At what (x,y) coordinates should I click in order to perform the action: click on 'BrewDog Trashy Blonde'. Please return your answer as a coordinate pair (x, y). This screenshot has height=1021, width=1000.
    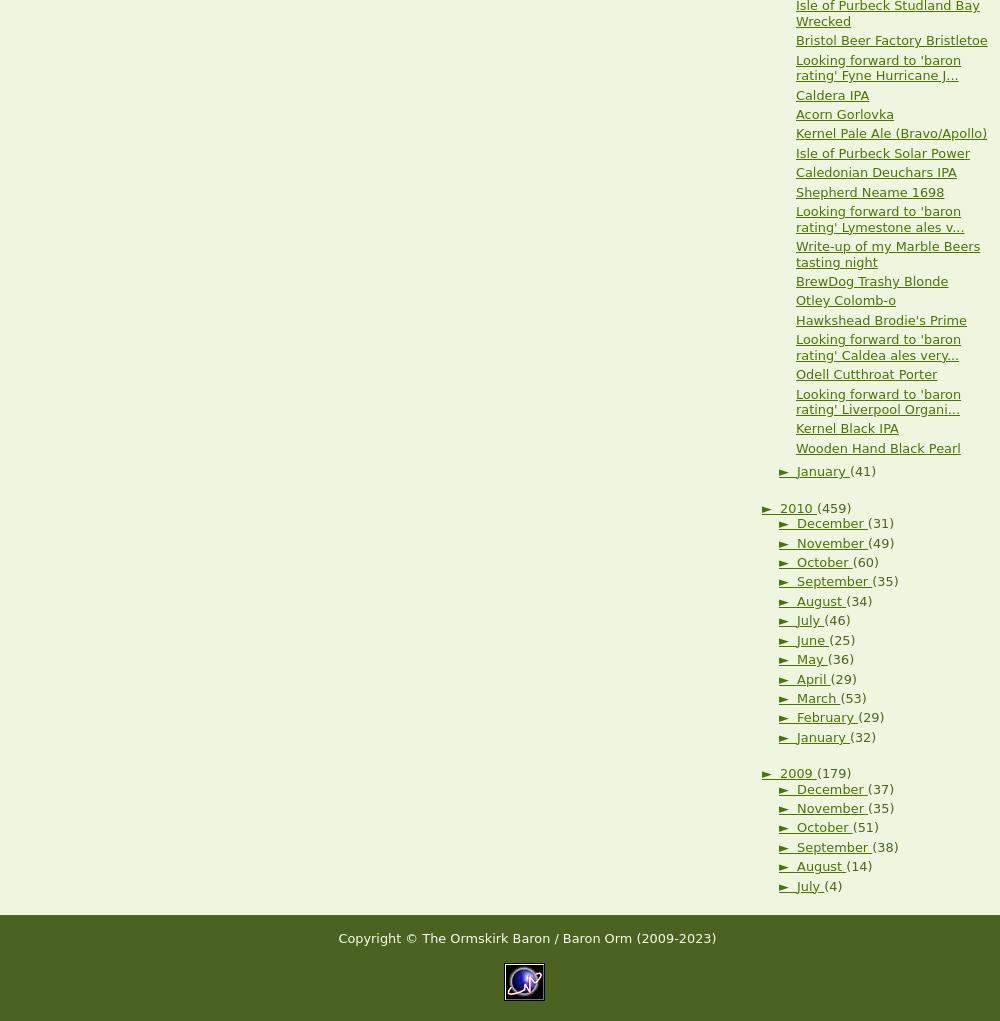
    Looking at the image, I should click on (871, 280).